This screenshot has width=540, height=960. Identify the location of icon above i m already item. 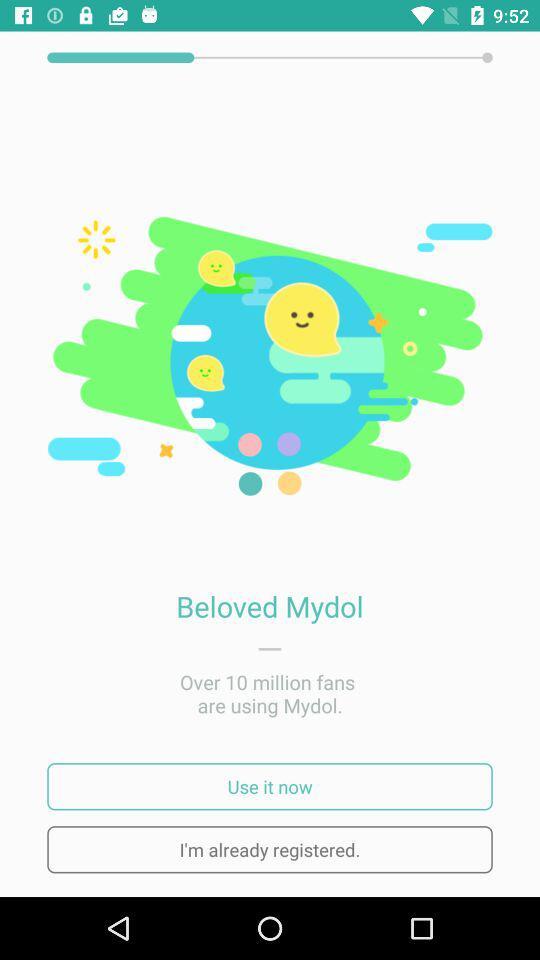
(270, 786).